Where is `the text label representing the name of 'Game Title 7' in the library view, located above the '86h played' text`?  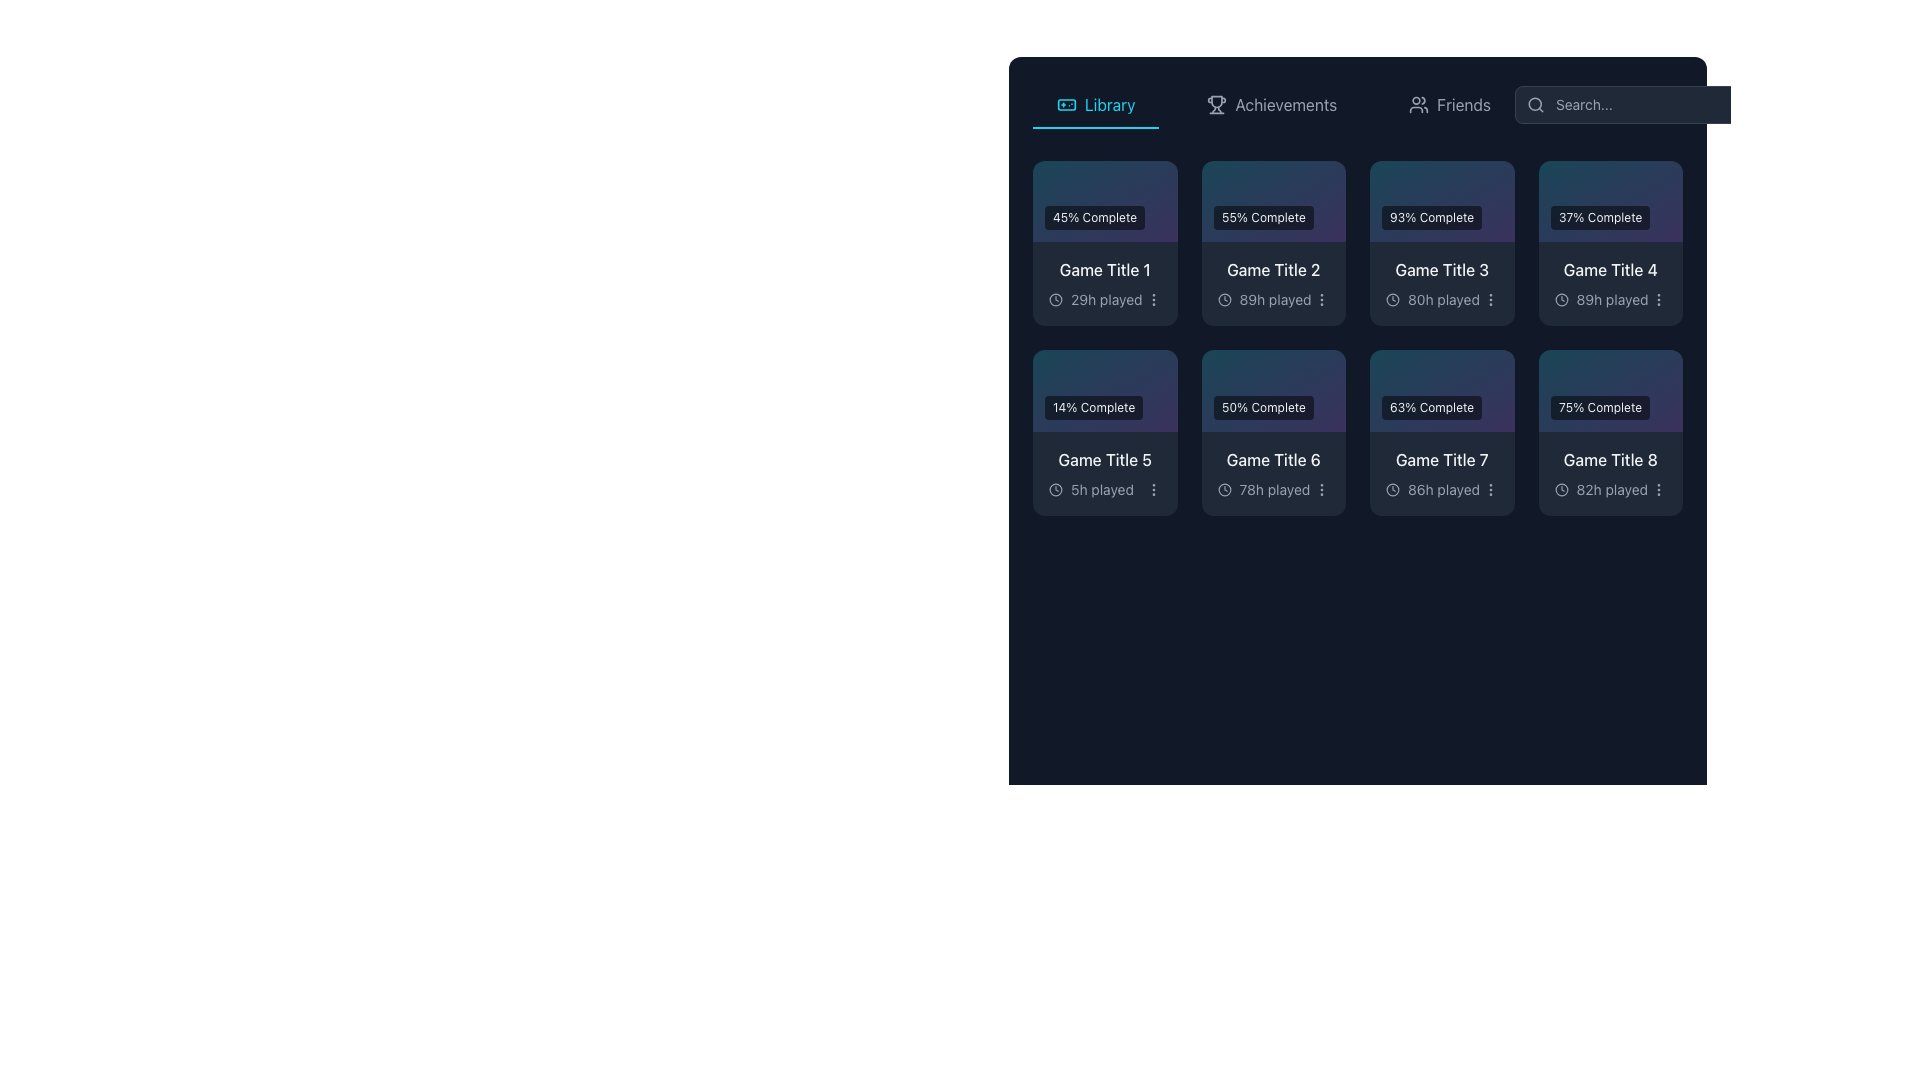
the text label representing the name of 'Game Title 7' in the library view, located above the '86h played' text is located at coordinates (1442, 459).